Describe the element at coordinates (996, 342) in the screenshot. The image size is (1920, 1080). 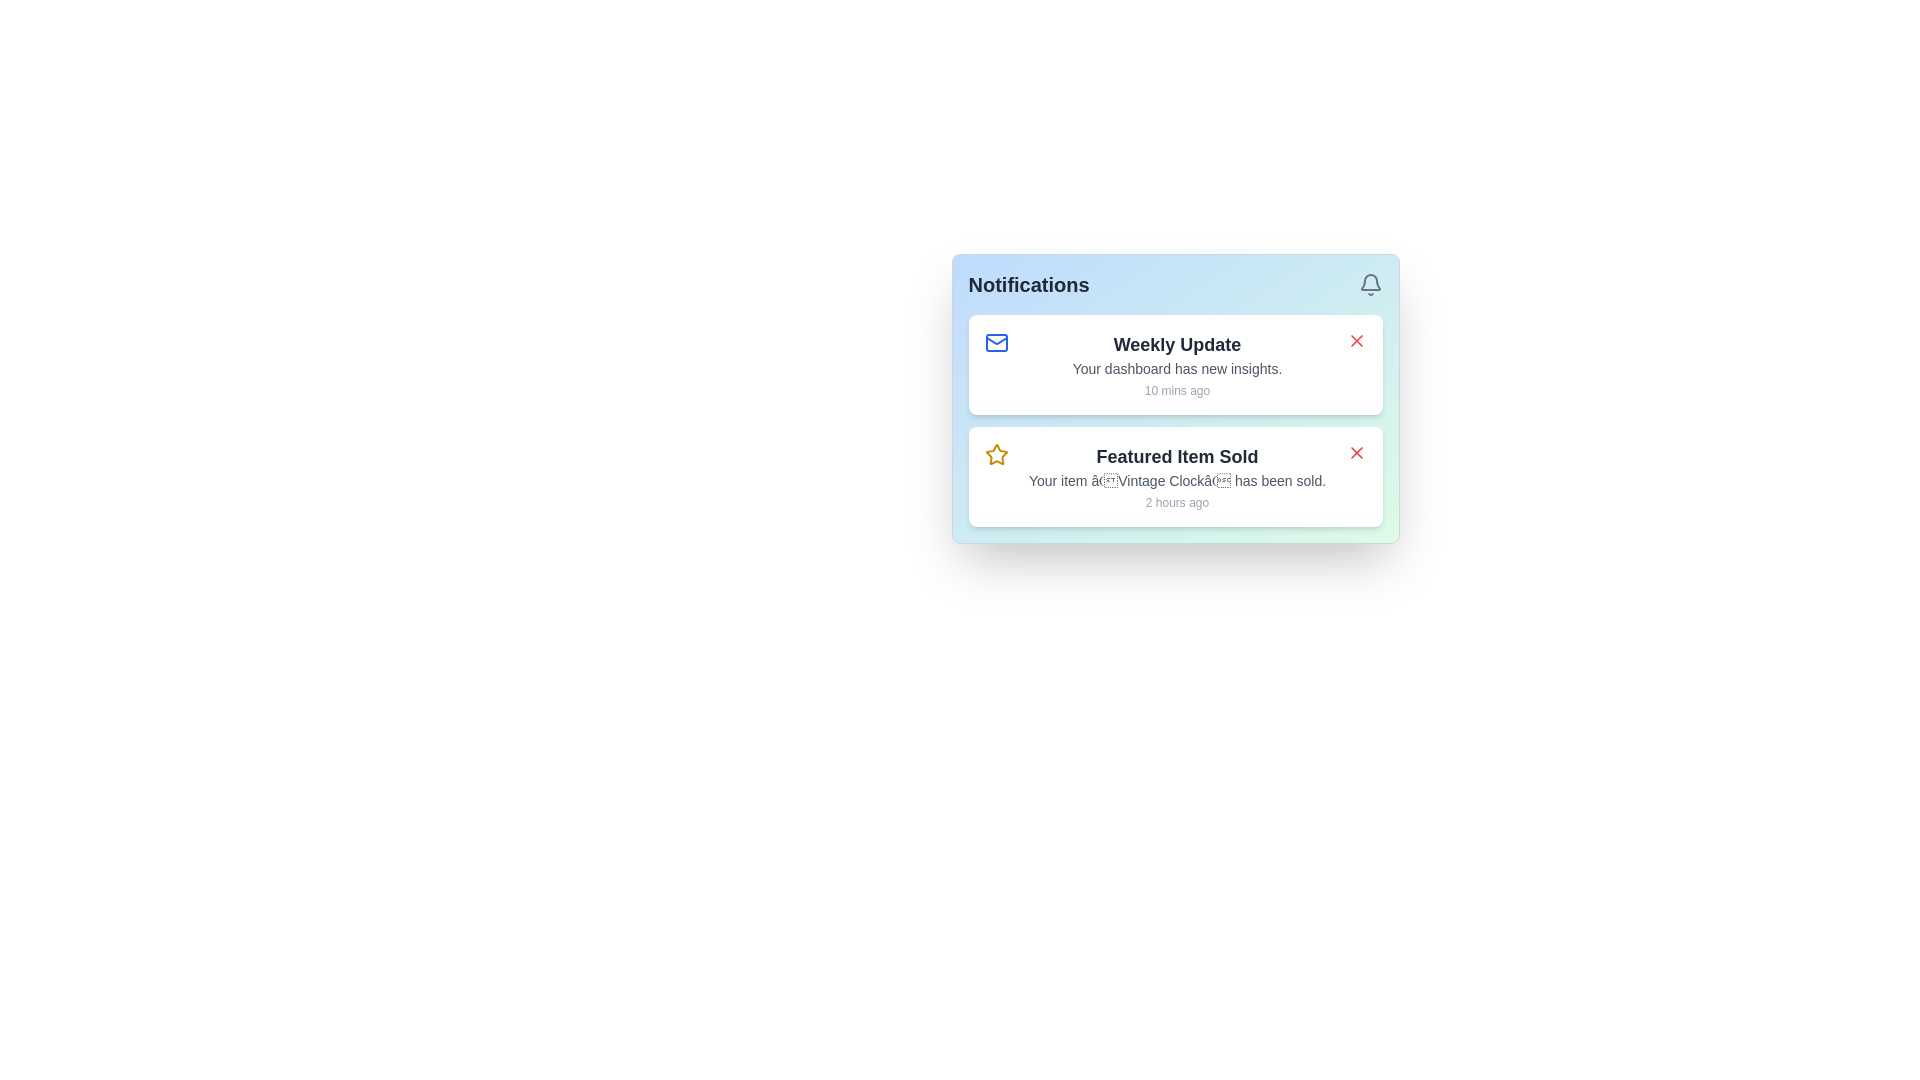
I see `the rounded rectangle inside the blue-tinted envelope icon, which is located to the left of the 'Weekly Update' notification in the notifications panel to focus on the envelope icon` at that location.